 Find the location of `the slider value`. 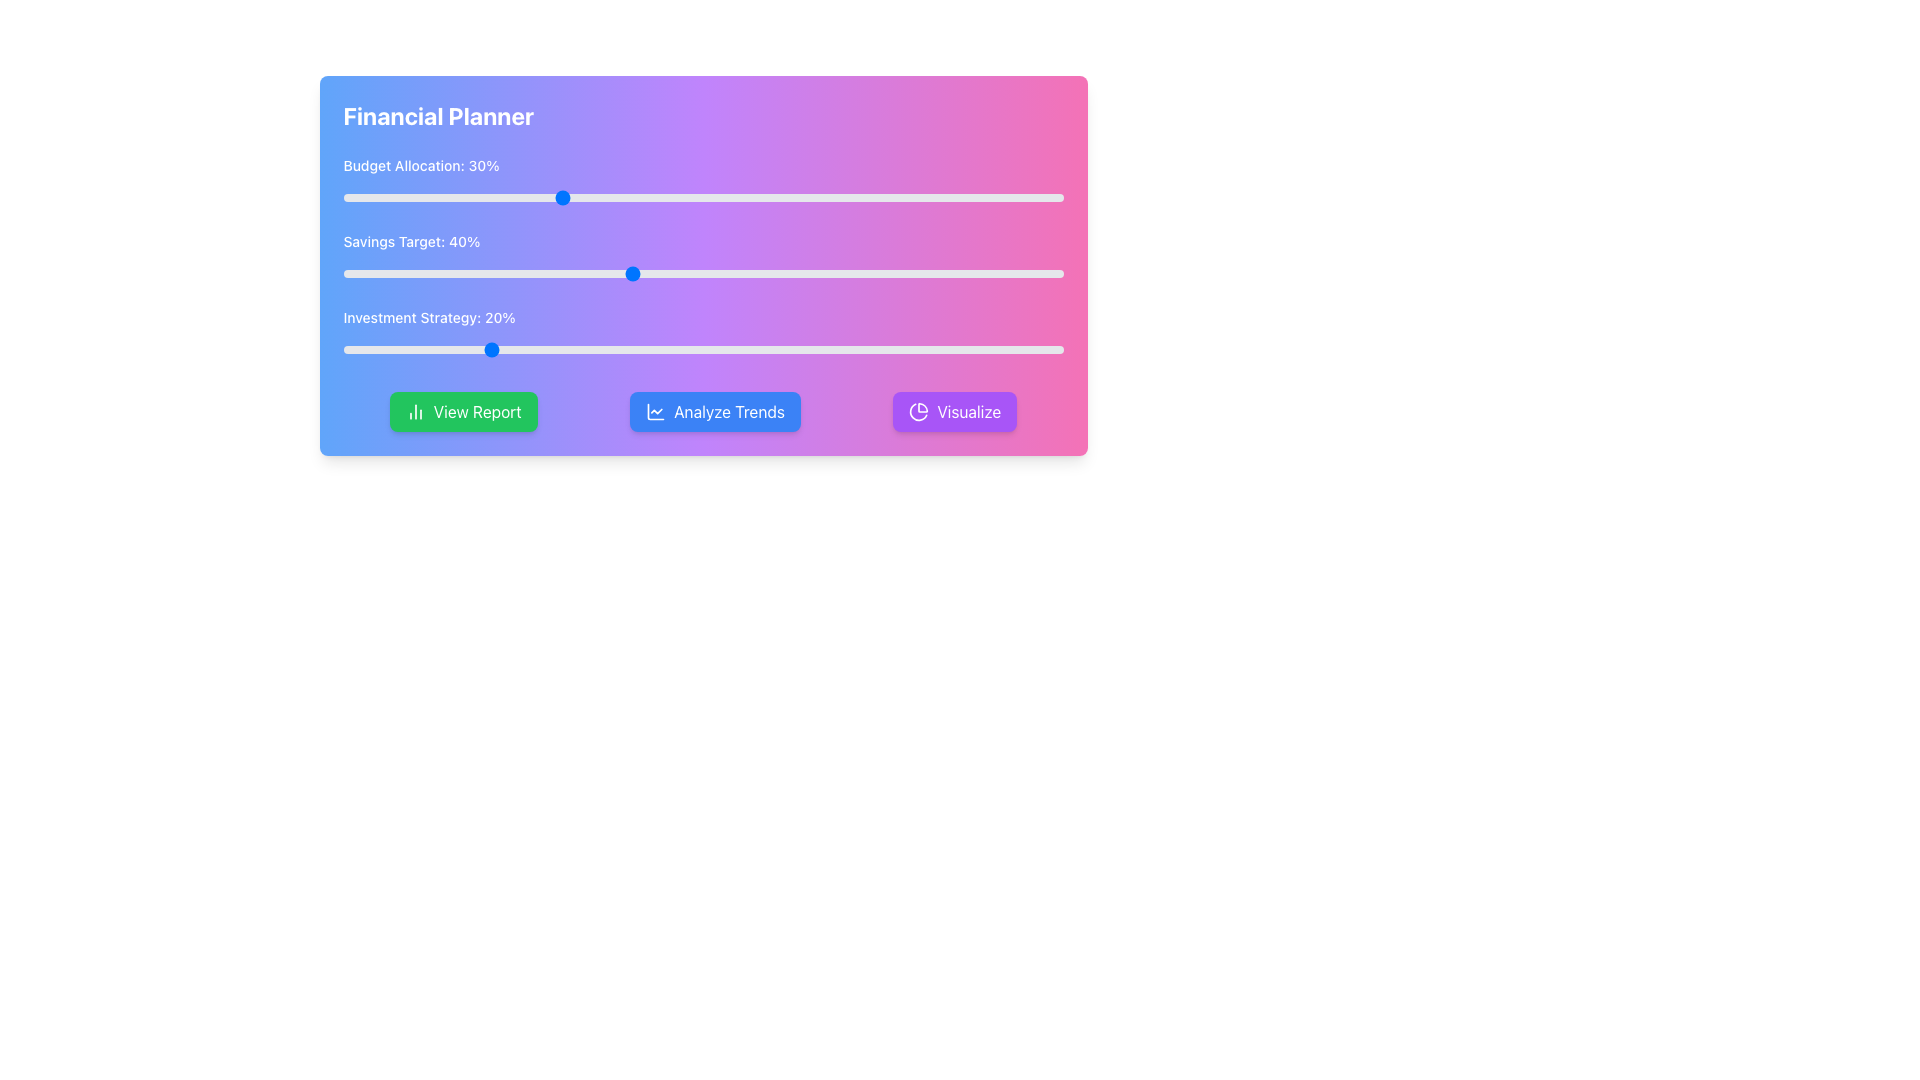

the slider value is located at coordinates (1005, 197).